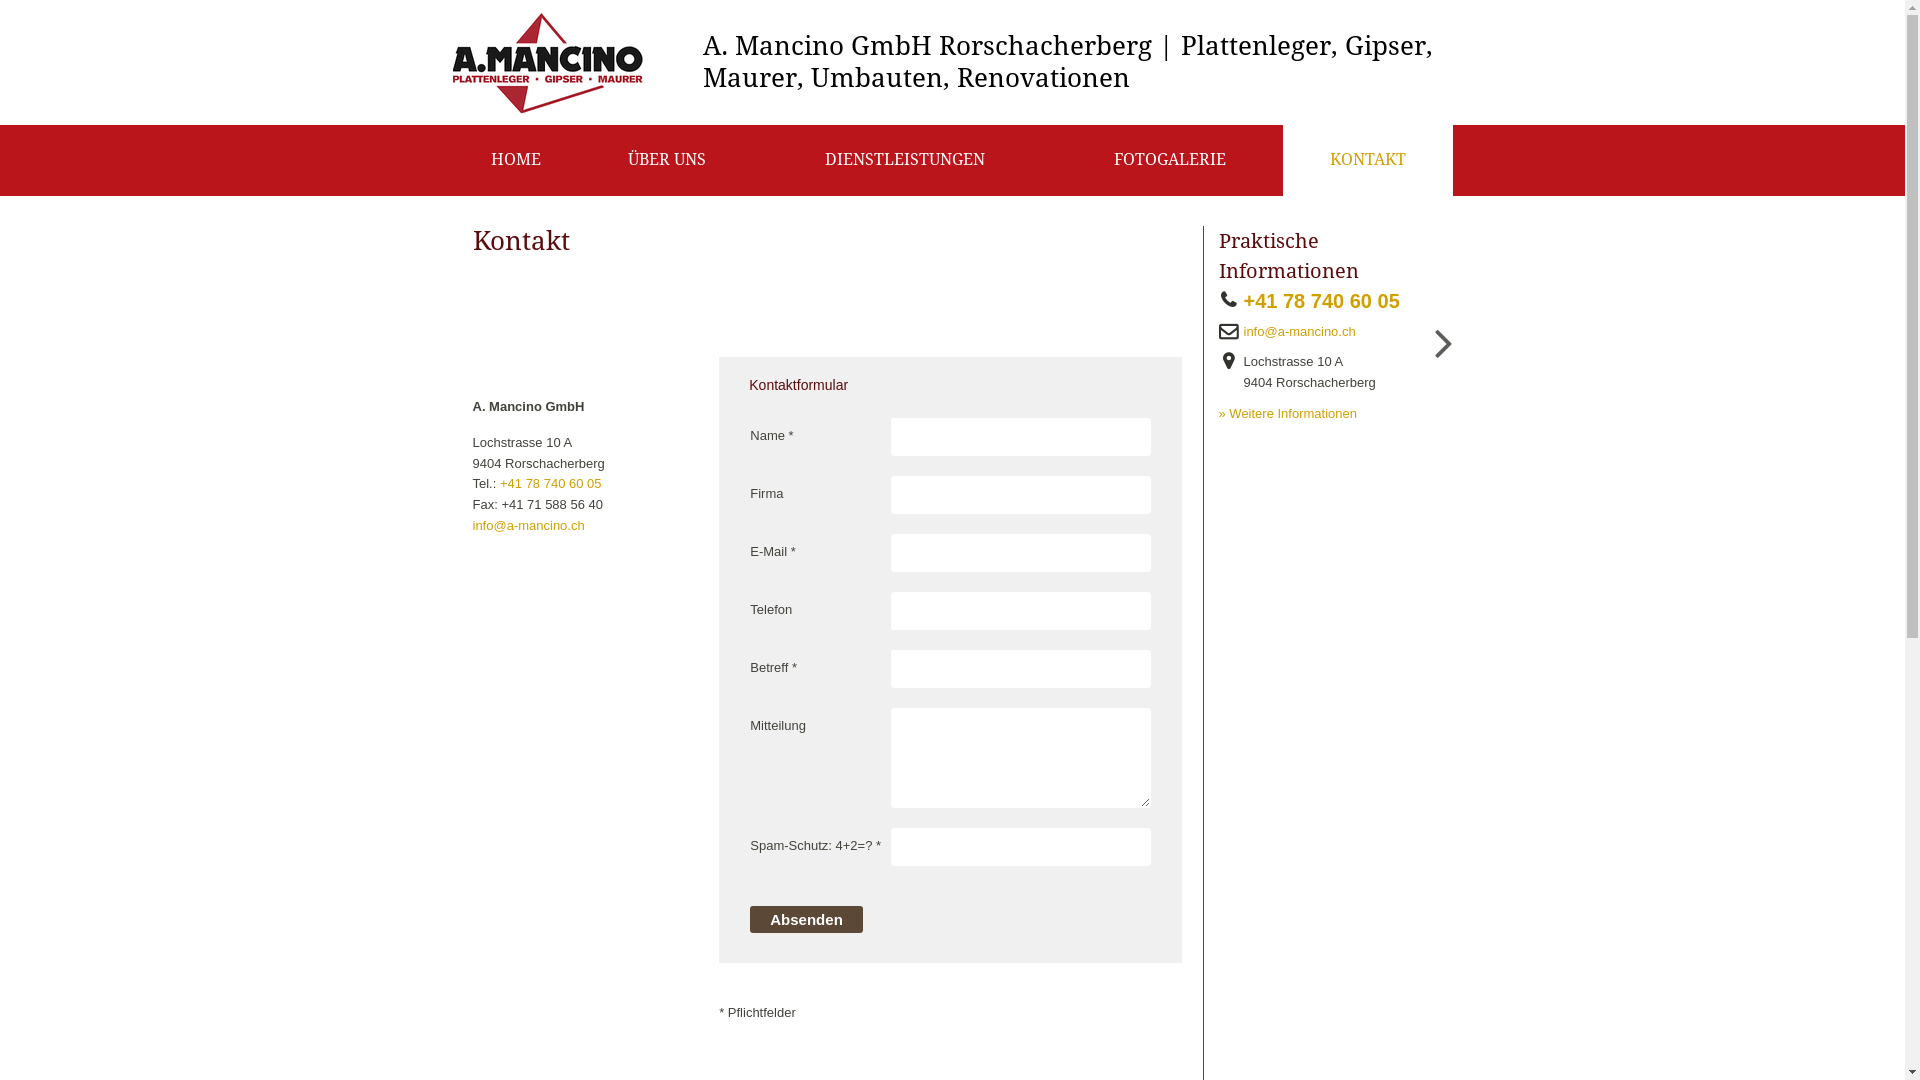 The width and height of the screenshot is (1920, 1080). Describe the element at coordinates (515, 159) in the screenshot. I see `'HOME'` at that location.